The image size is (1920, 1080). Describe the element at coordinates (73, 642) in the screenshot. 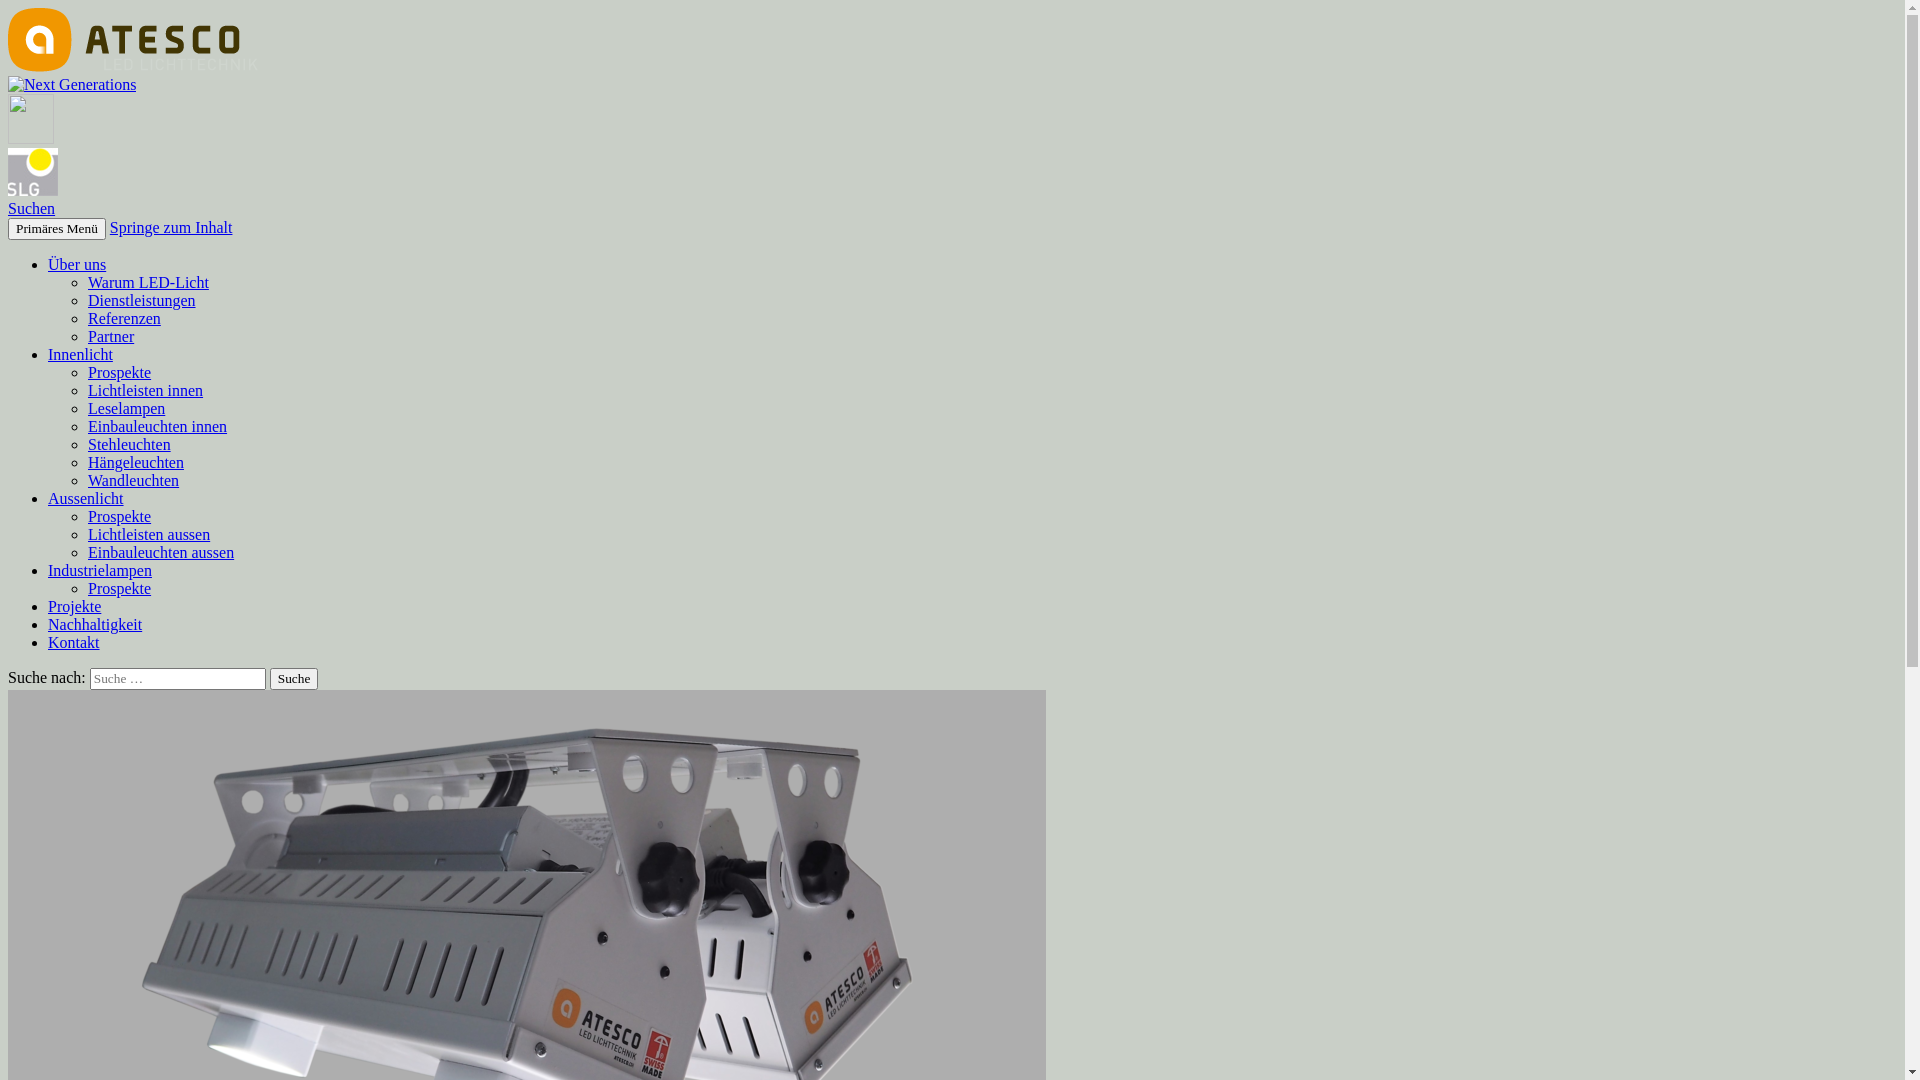

I see `'Kontakt'` at that location.